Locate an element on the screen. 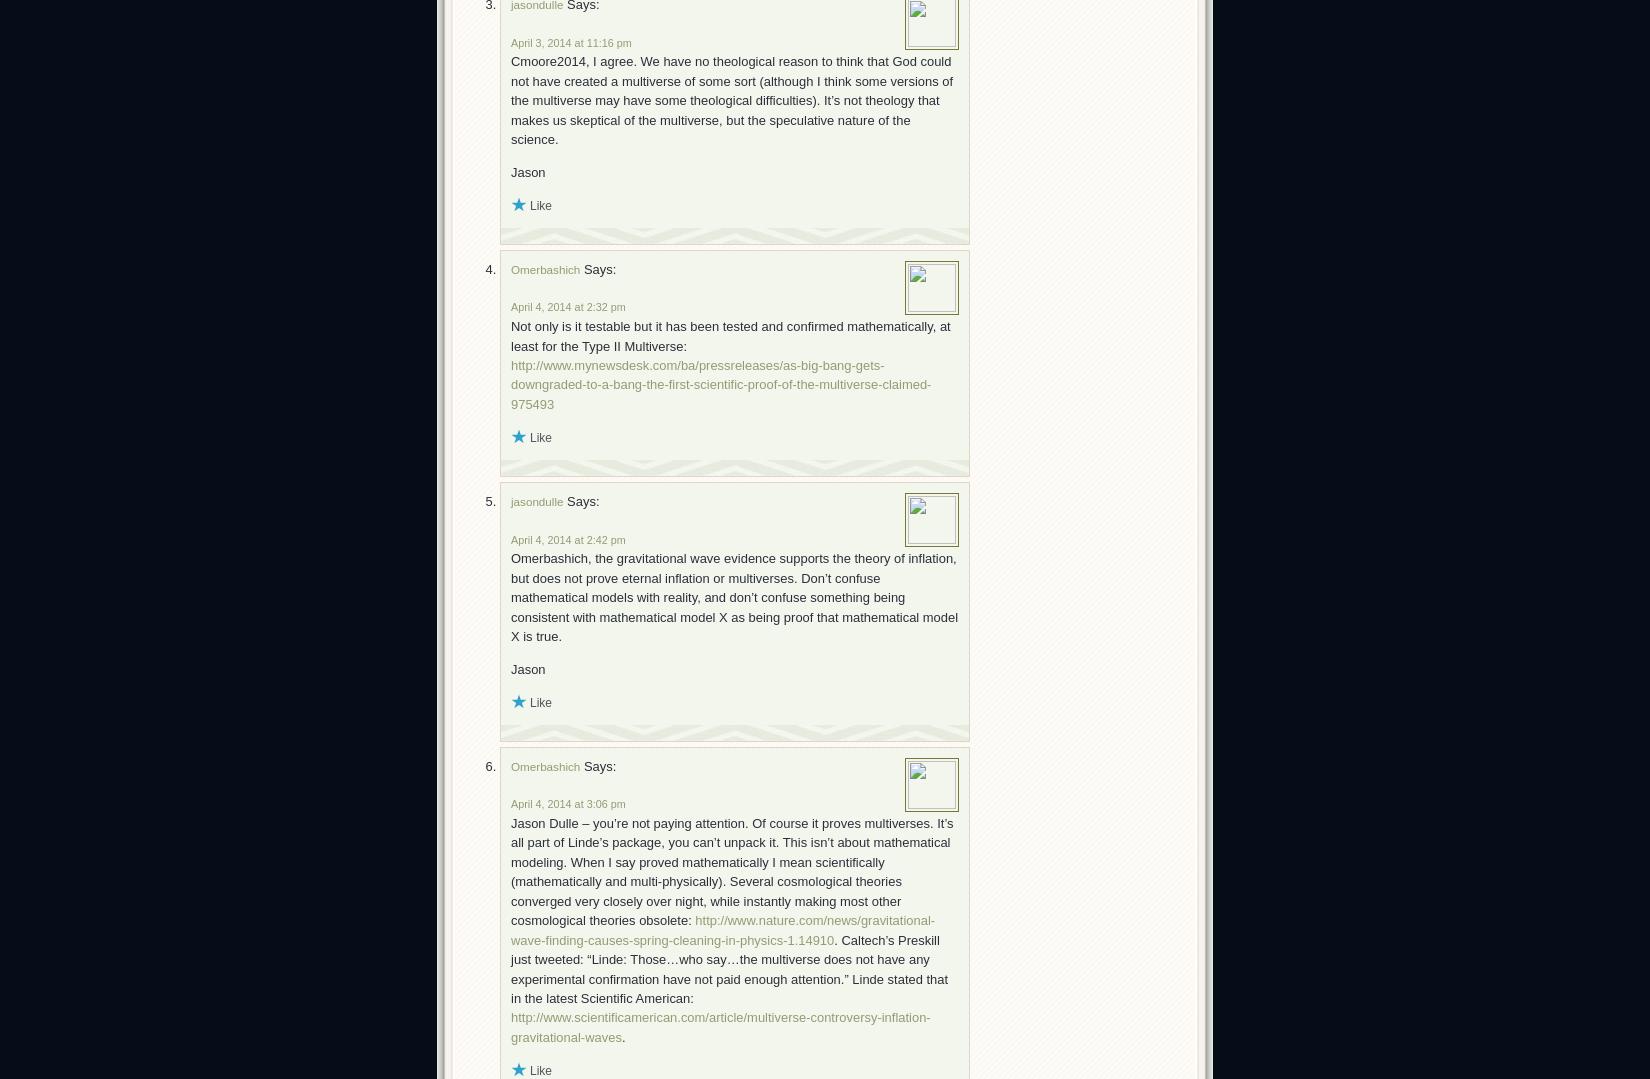 The width and height of the screenshot is (1650, 1079). 'Omerbashich, the gravitational wave evidence supports the theory of inflation, but does not prove eternal inflation or multiverses.  Don’t confuse mathematical models with reality, and don’t confuse something being consistent with mathematical model X as being proof that mathematical model X is true.' is located at coordinates (733, 597).